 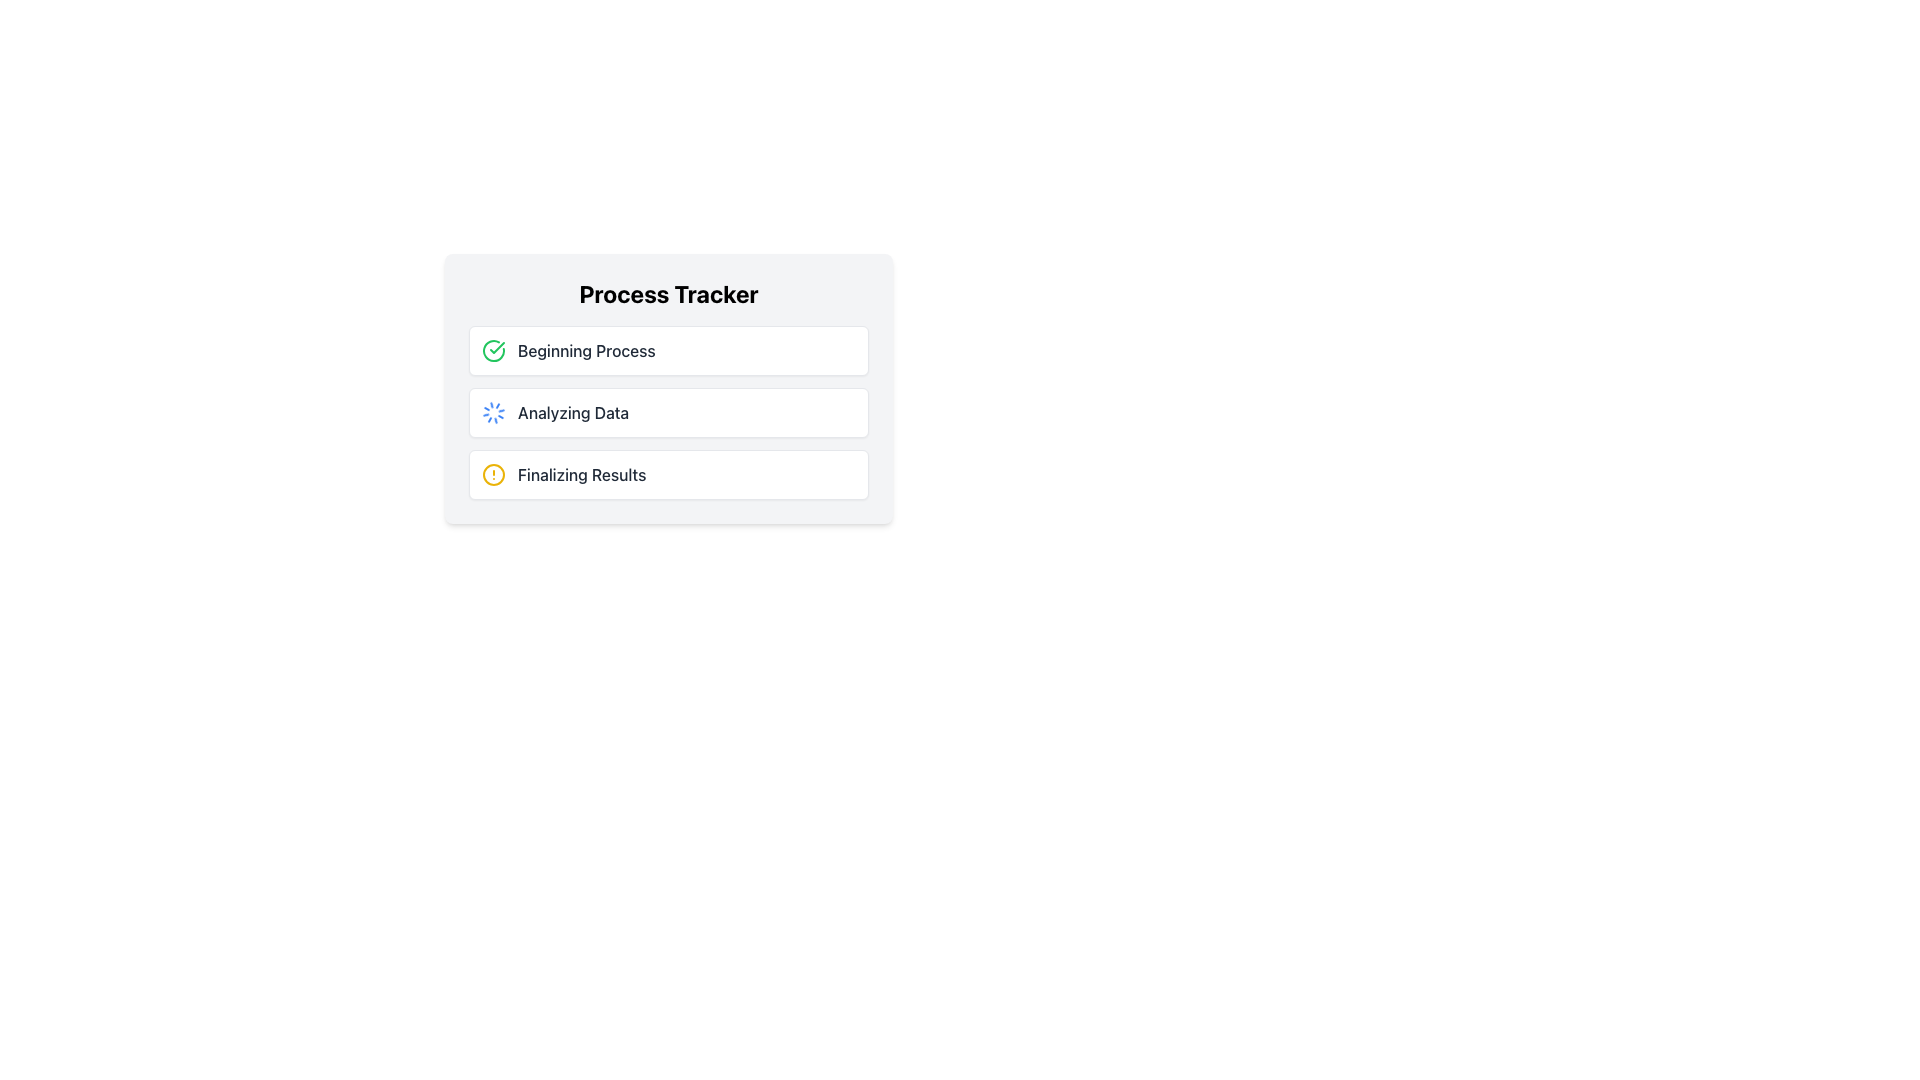 I want to click on the animated circular icon resembling a loader, which is located to the left of the text 'Analyzing Data' in the 'Process Tracker' section, so click(x=494, y=411).